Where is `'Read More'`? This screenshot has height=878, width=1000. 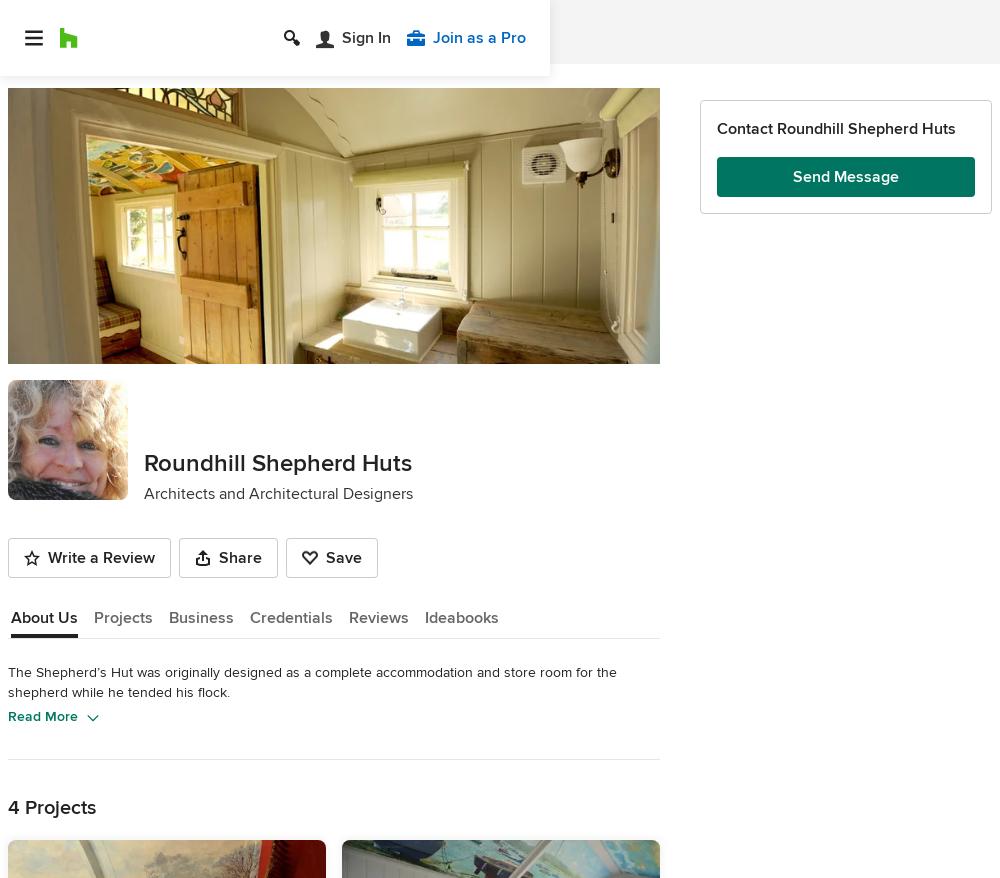 'Read More' is located at coordinates (43, 714).